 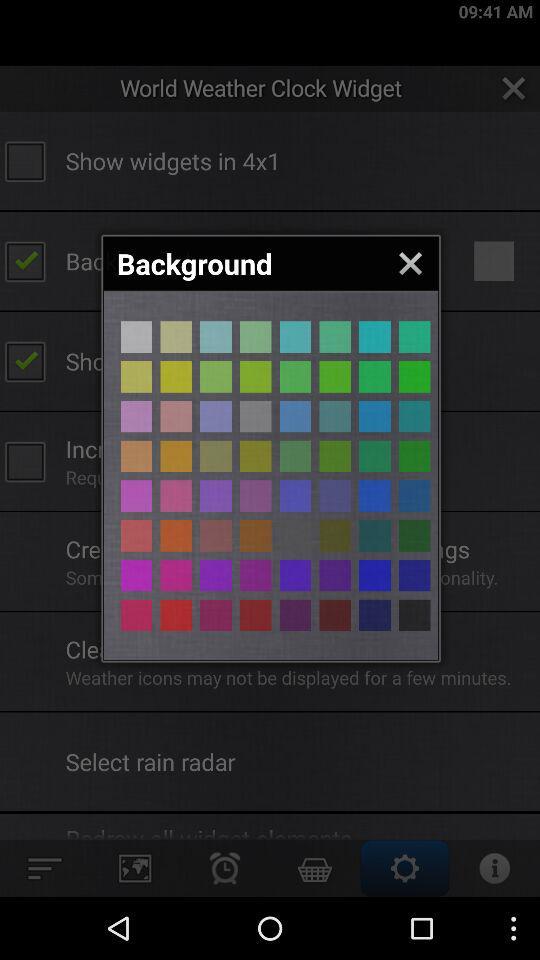 I want to click on color selection, so click(x=135, y=534).